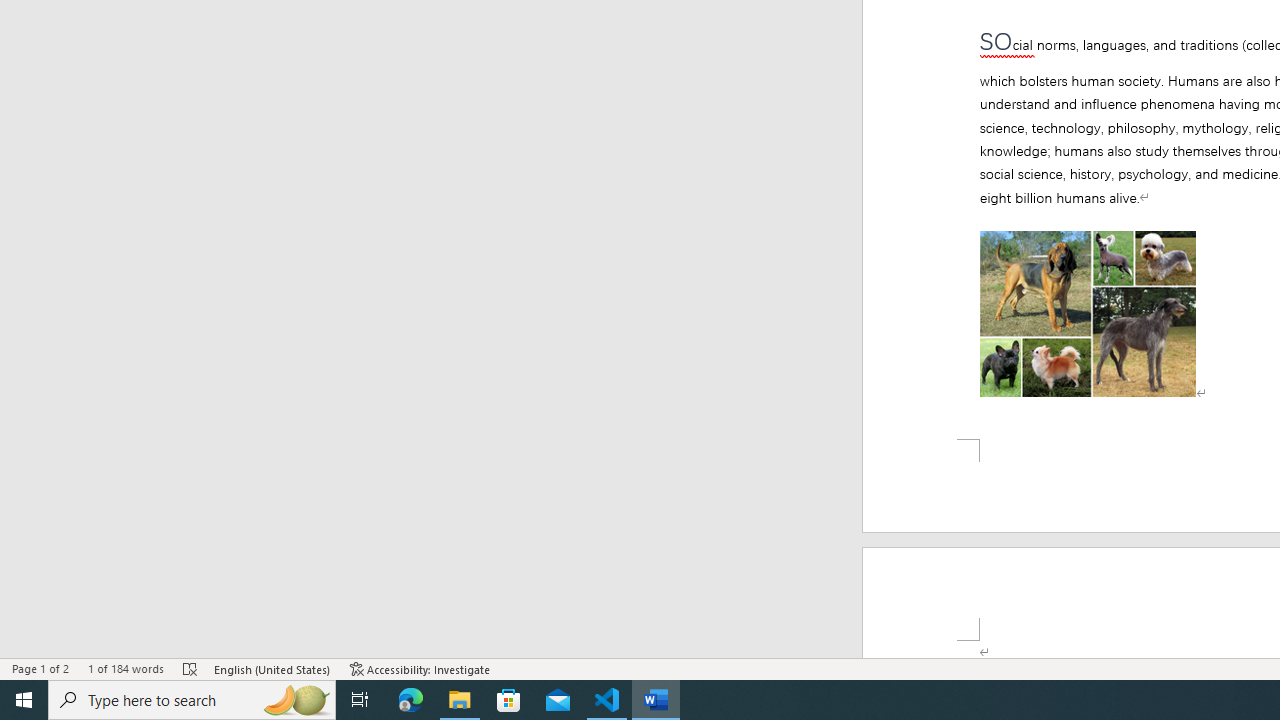  What do you see at coordinates (40, 669) in the screenshot?
I see `'Page Number Page 1 of 2'` at bounding box center [40, 669].